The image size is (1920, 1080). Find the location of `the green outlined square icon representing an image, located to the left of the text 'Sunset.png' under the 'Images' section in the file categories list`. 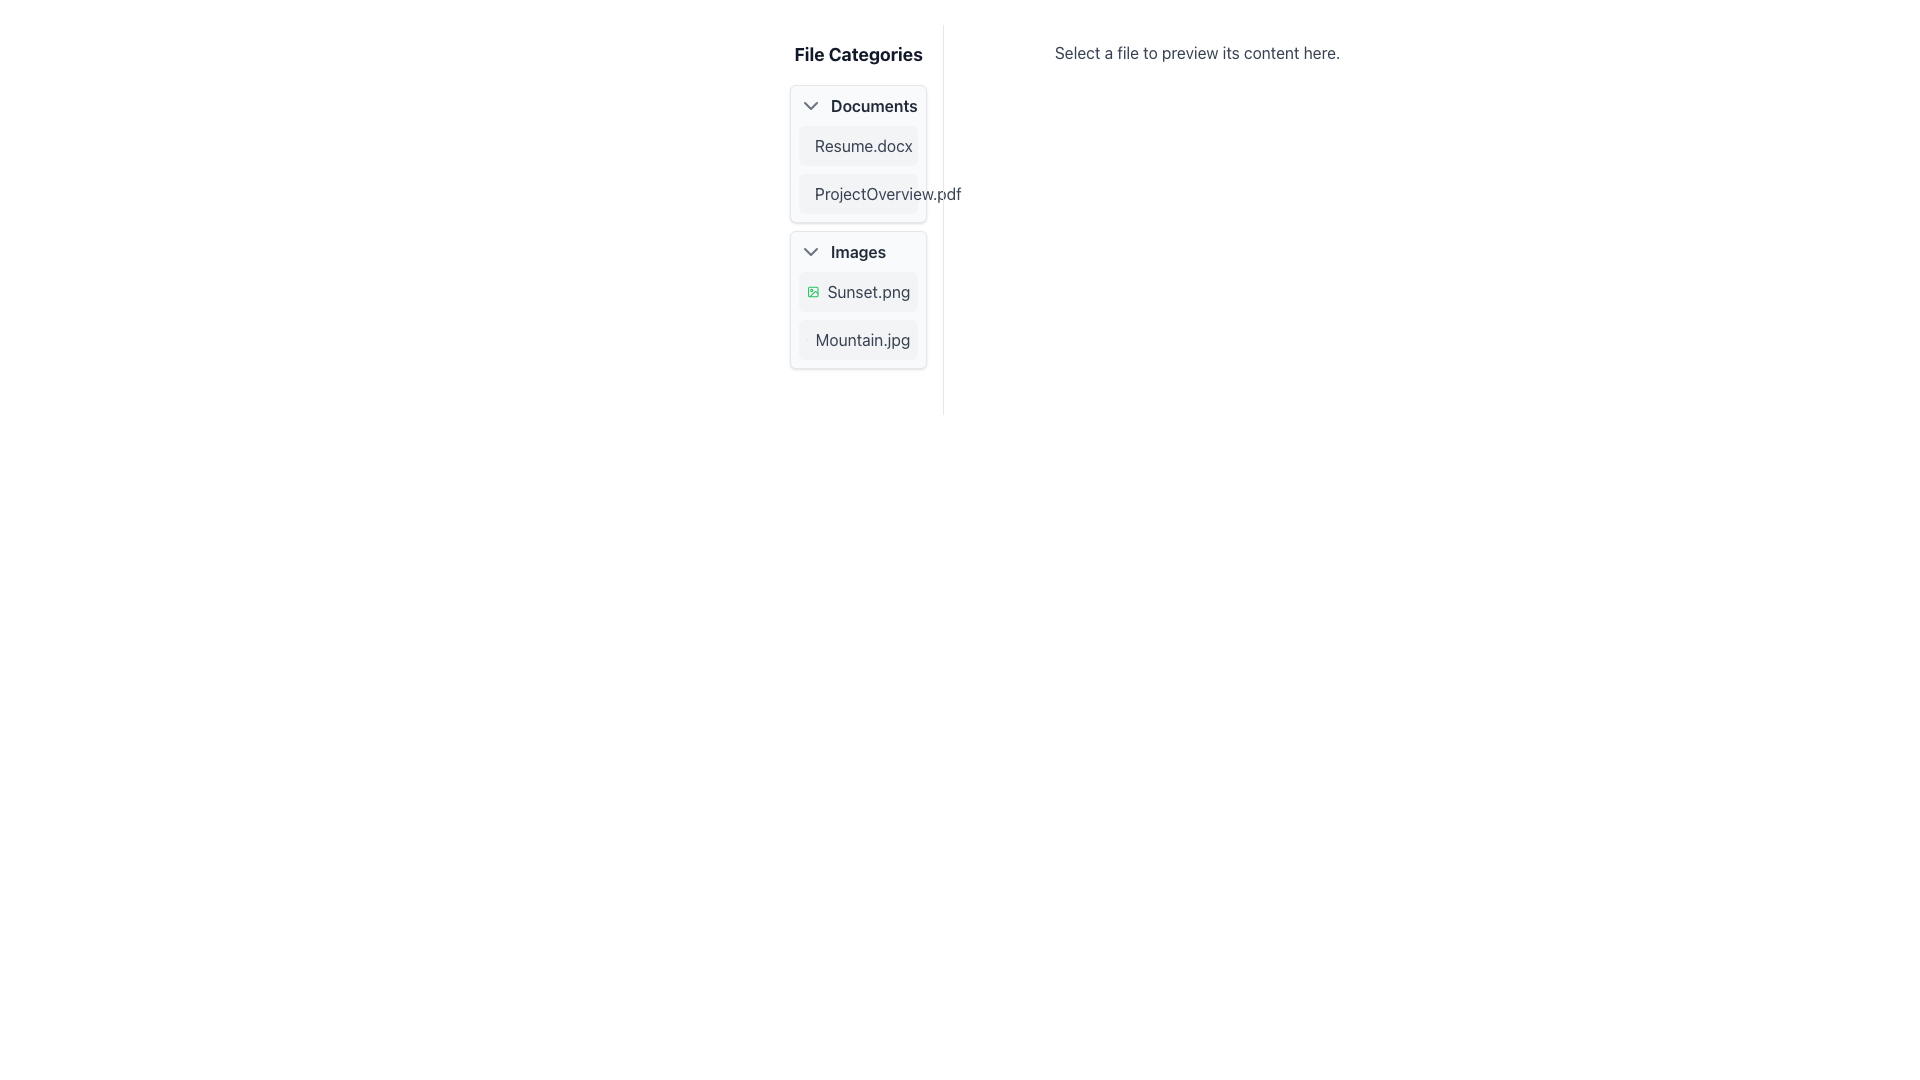

the green outlined square icon representing an image, located to the left of the text 'Sunset.png' under the 'Images' section in the file categories list is located at coordinates (813, 292).